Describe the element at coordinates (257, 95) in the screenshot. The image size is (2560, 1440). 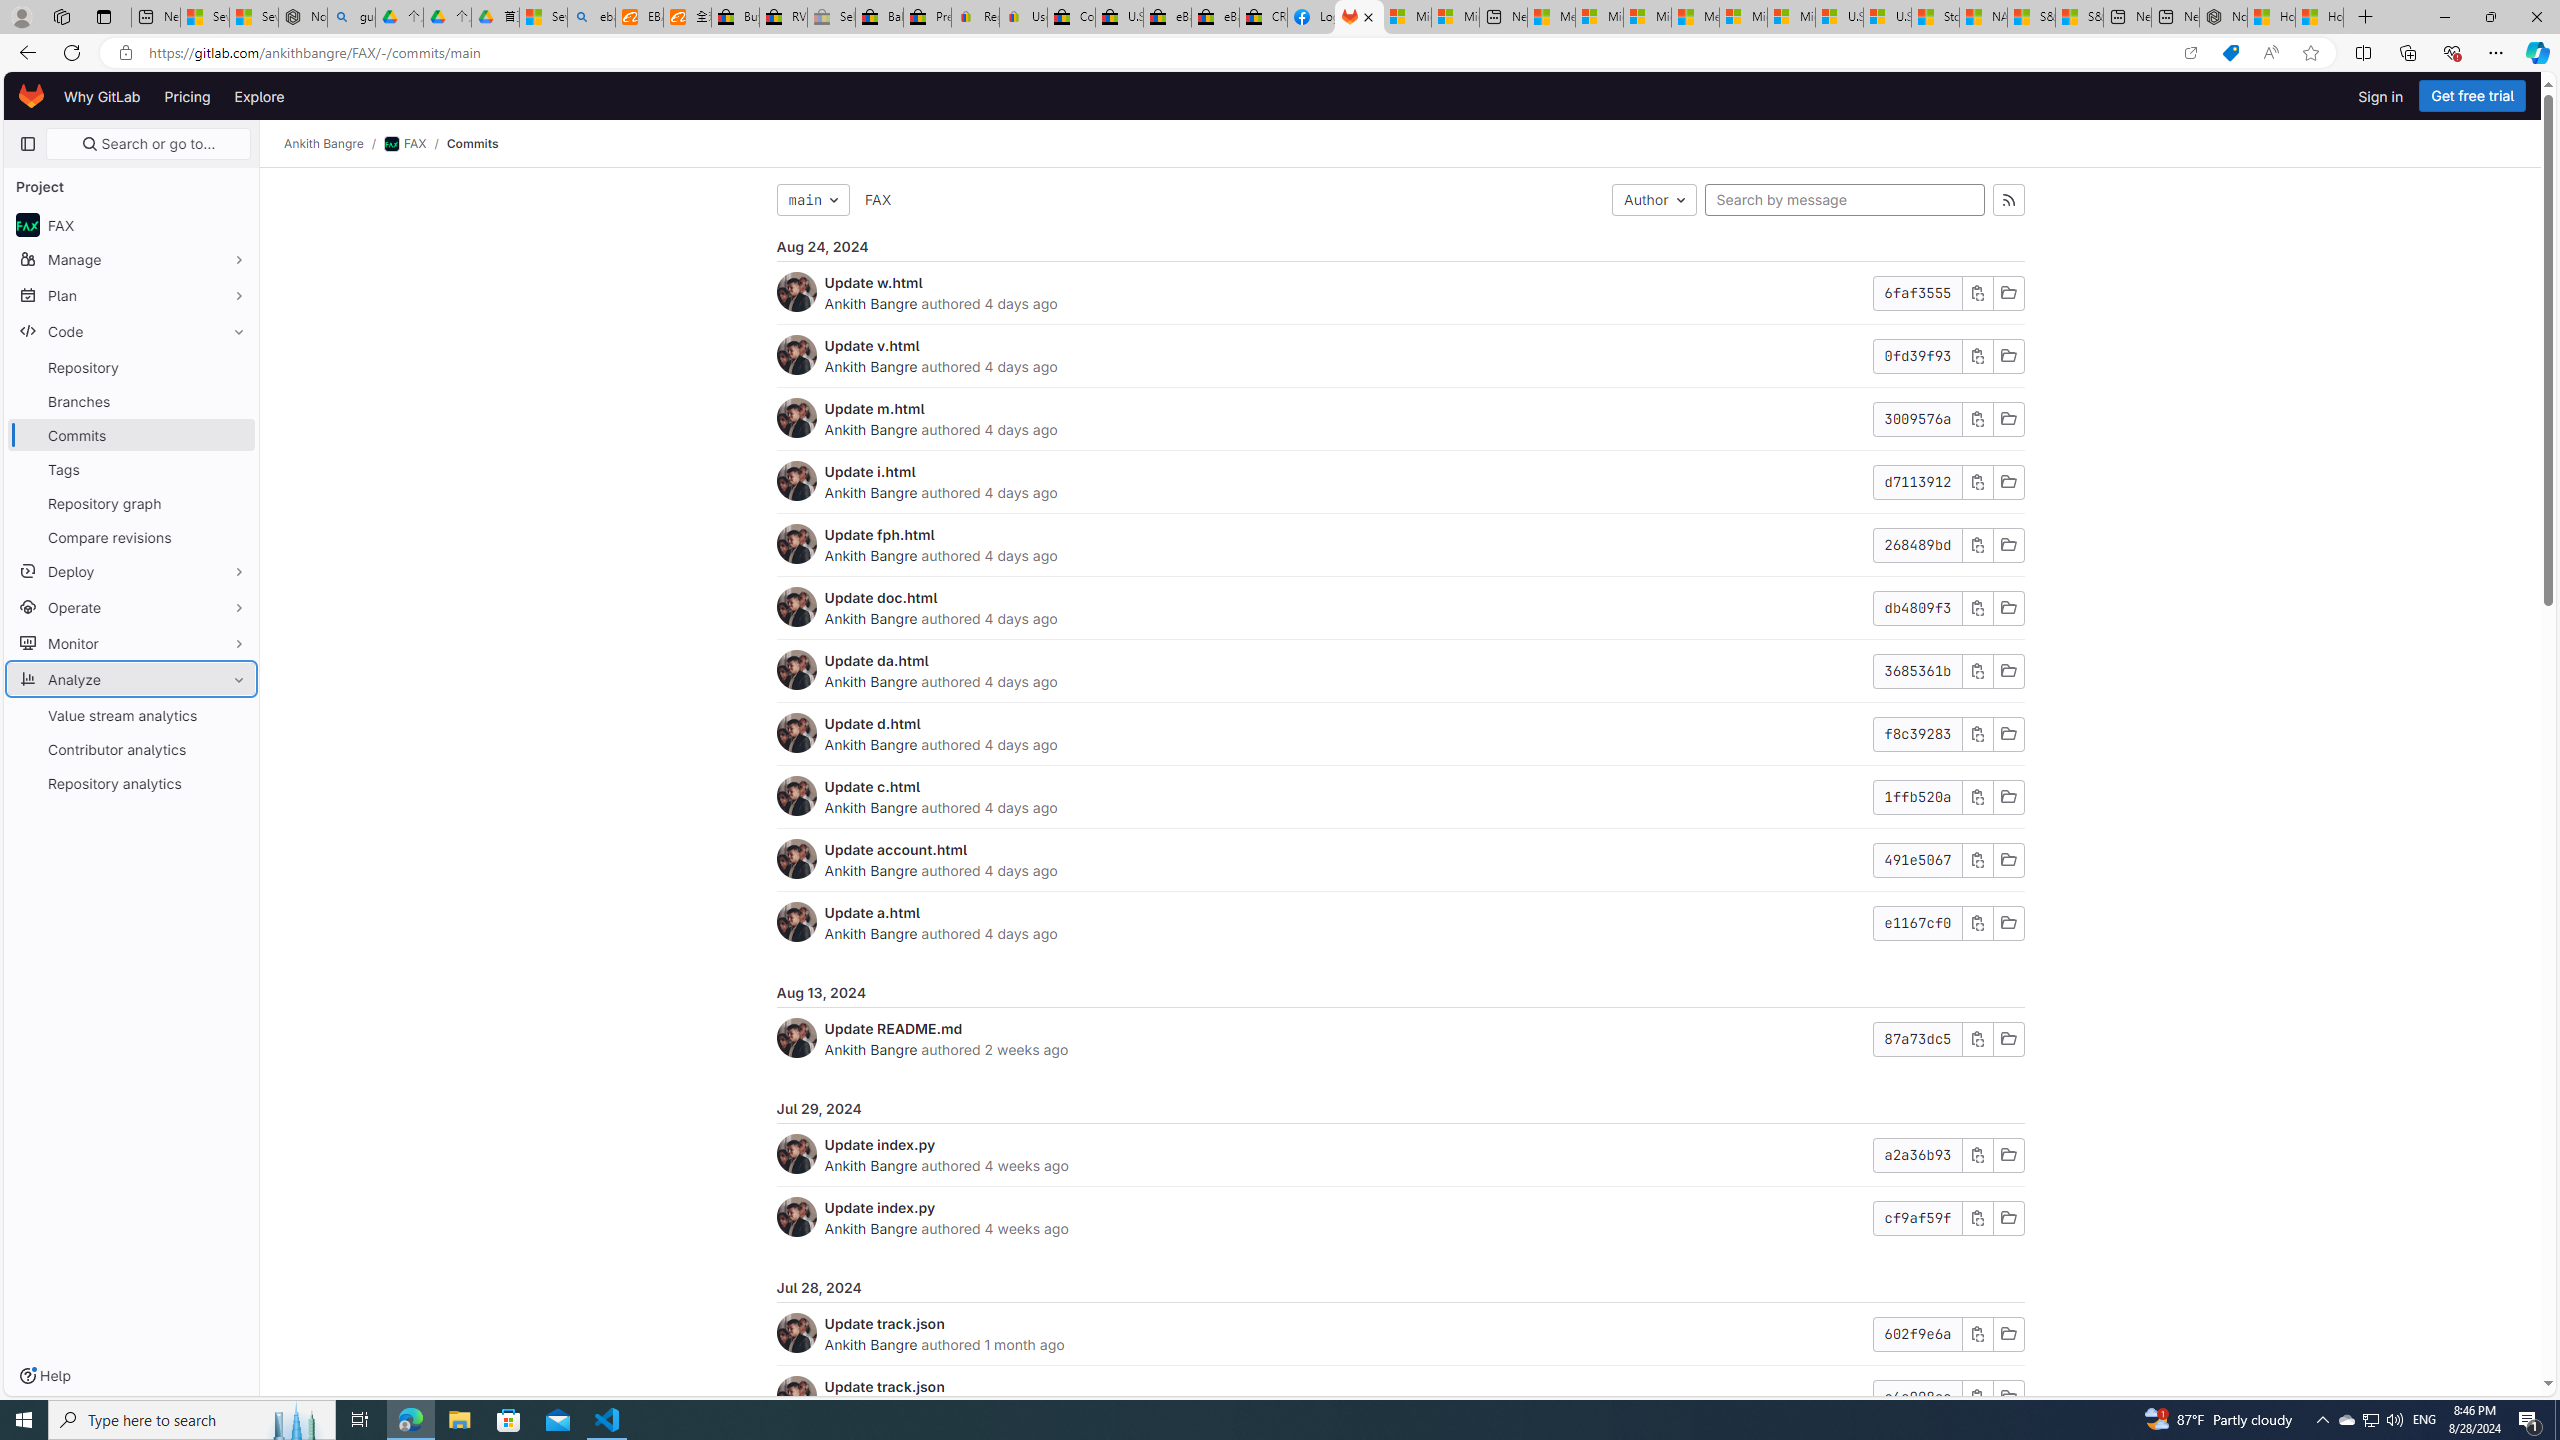
I see `'Explore'` at that location.